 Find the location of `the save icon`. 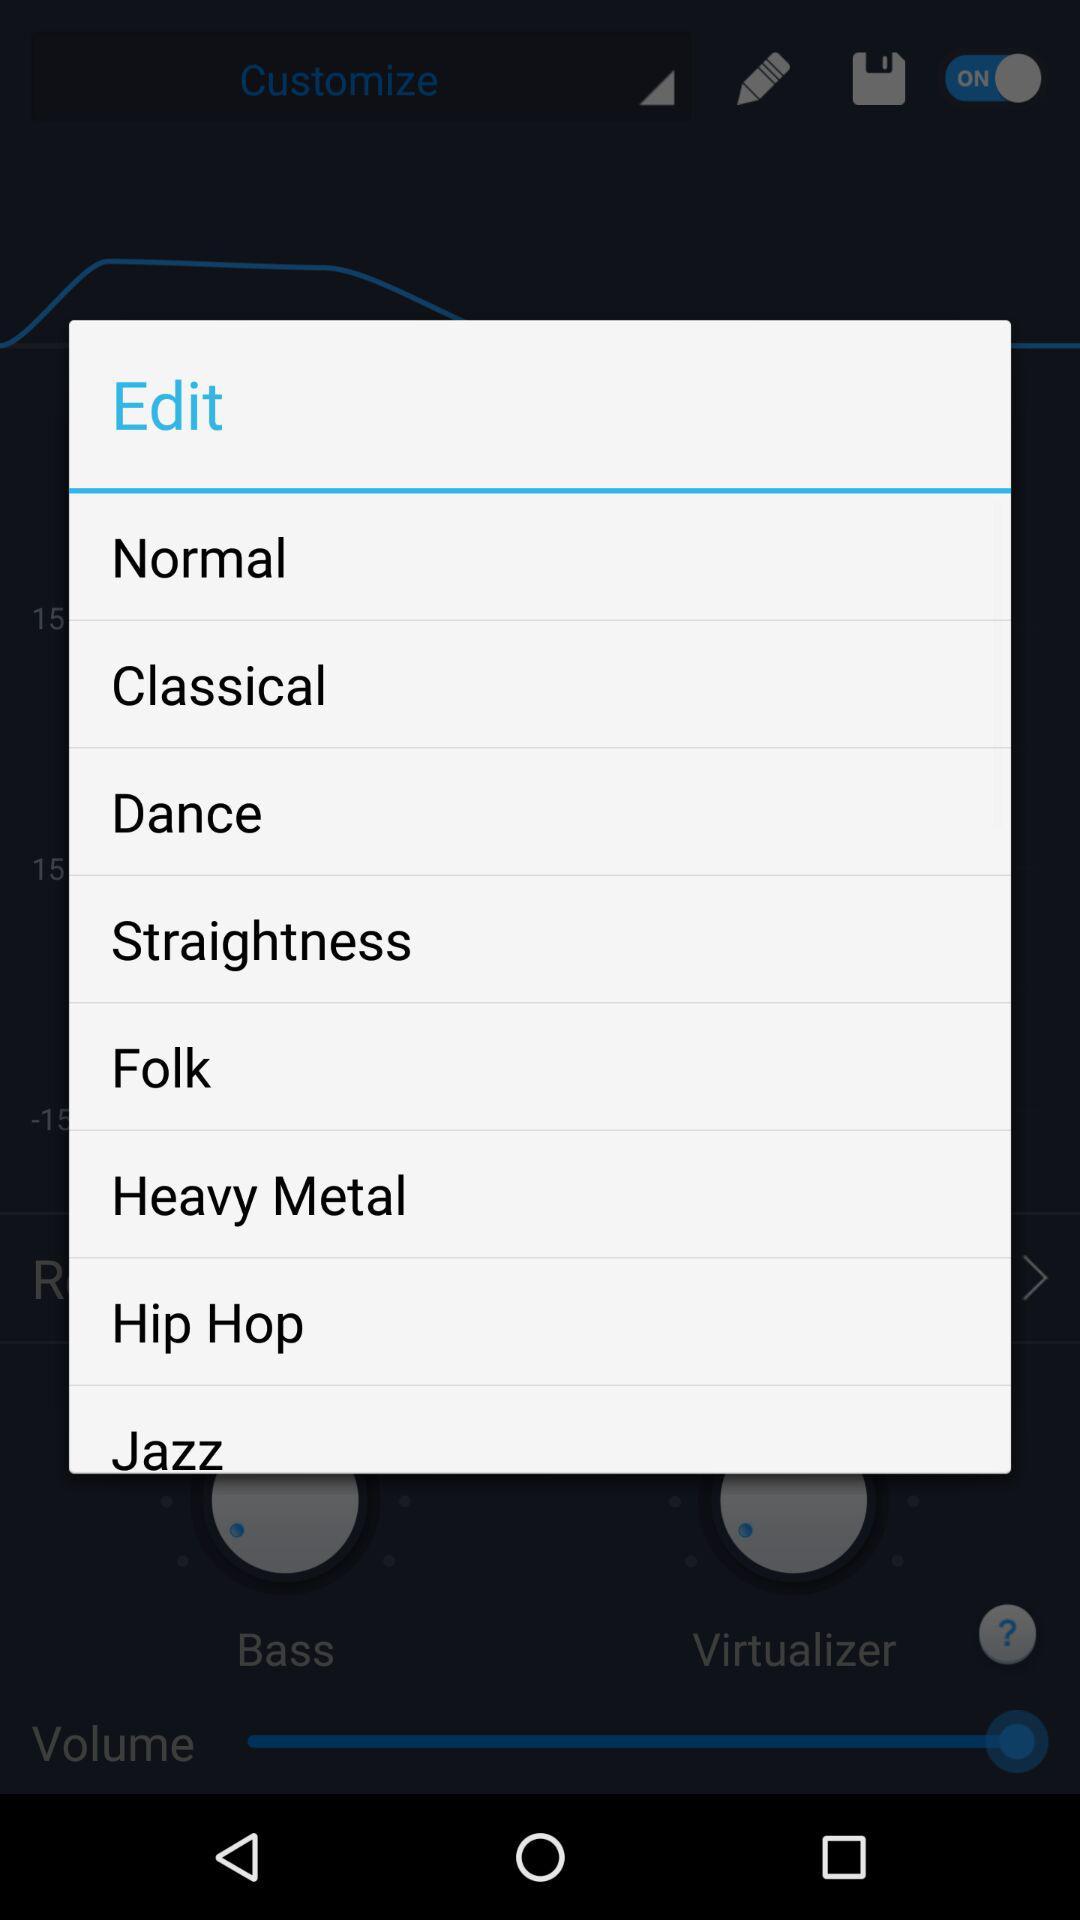

the save icon is located at coordinates (878, 83).